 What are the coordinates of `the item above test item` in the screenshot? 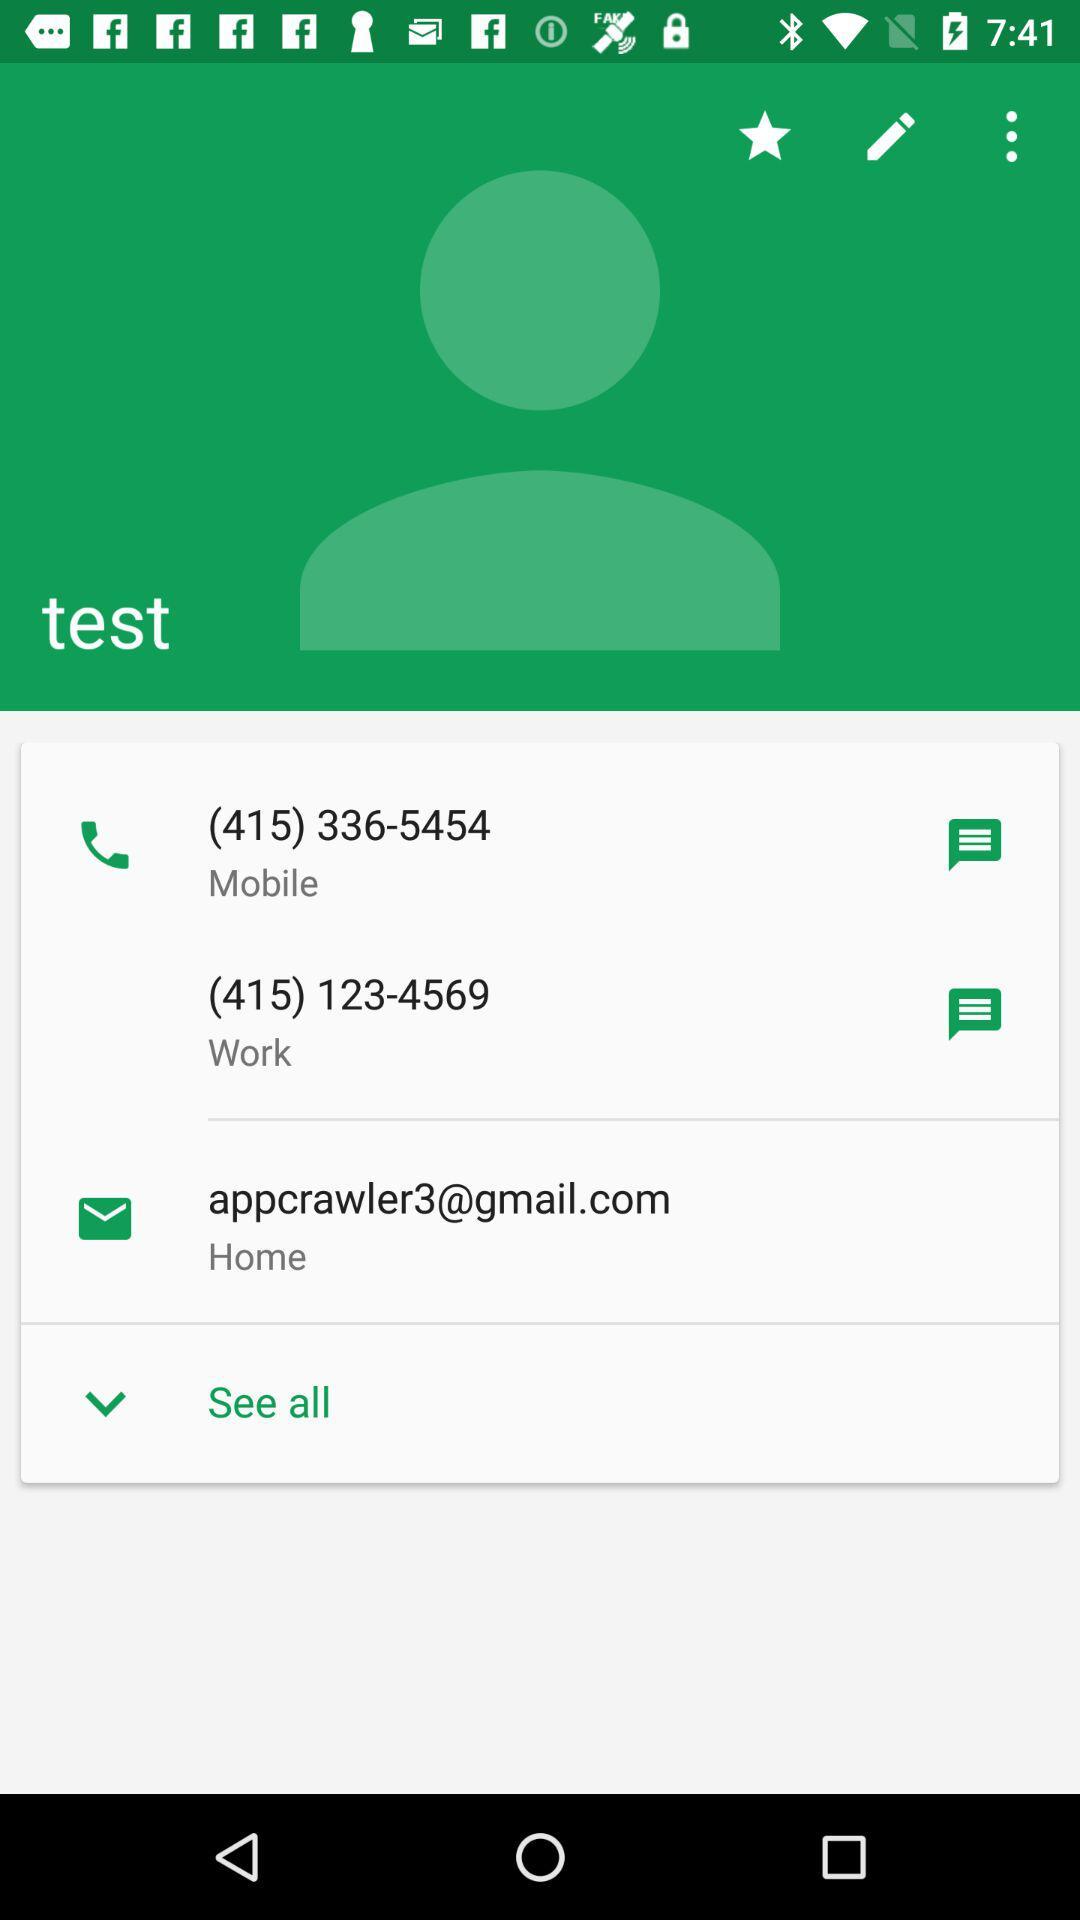 It's located at (1017, 135).